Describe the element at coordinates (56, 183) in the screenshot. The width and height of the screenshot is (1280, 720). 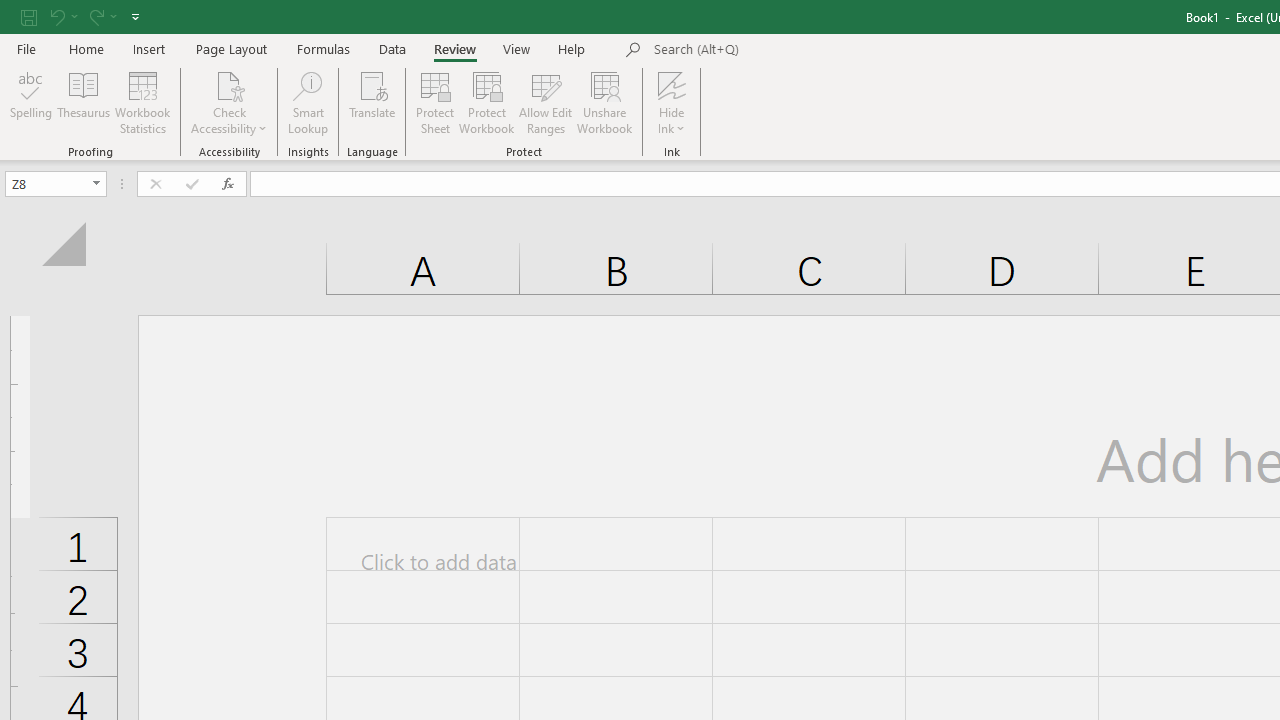
I see `'Name Box'` at that location.